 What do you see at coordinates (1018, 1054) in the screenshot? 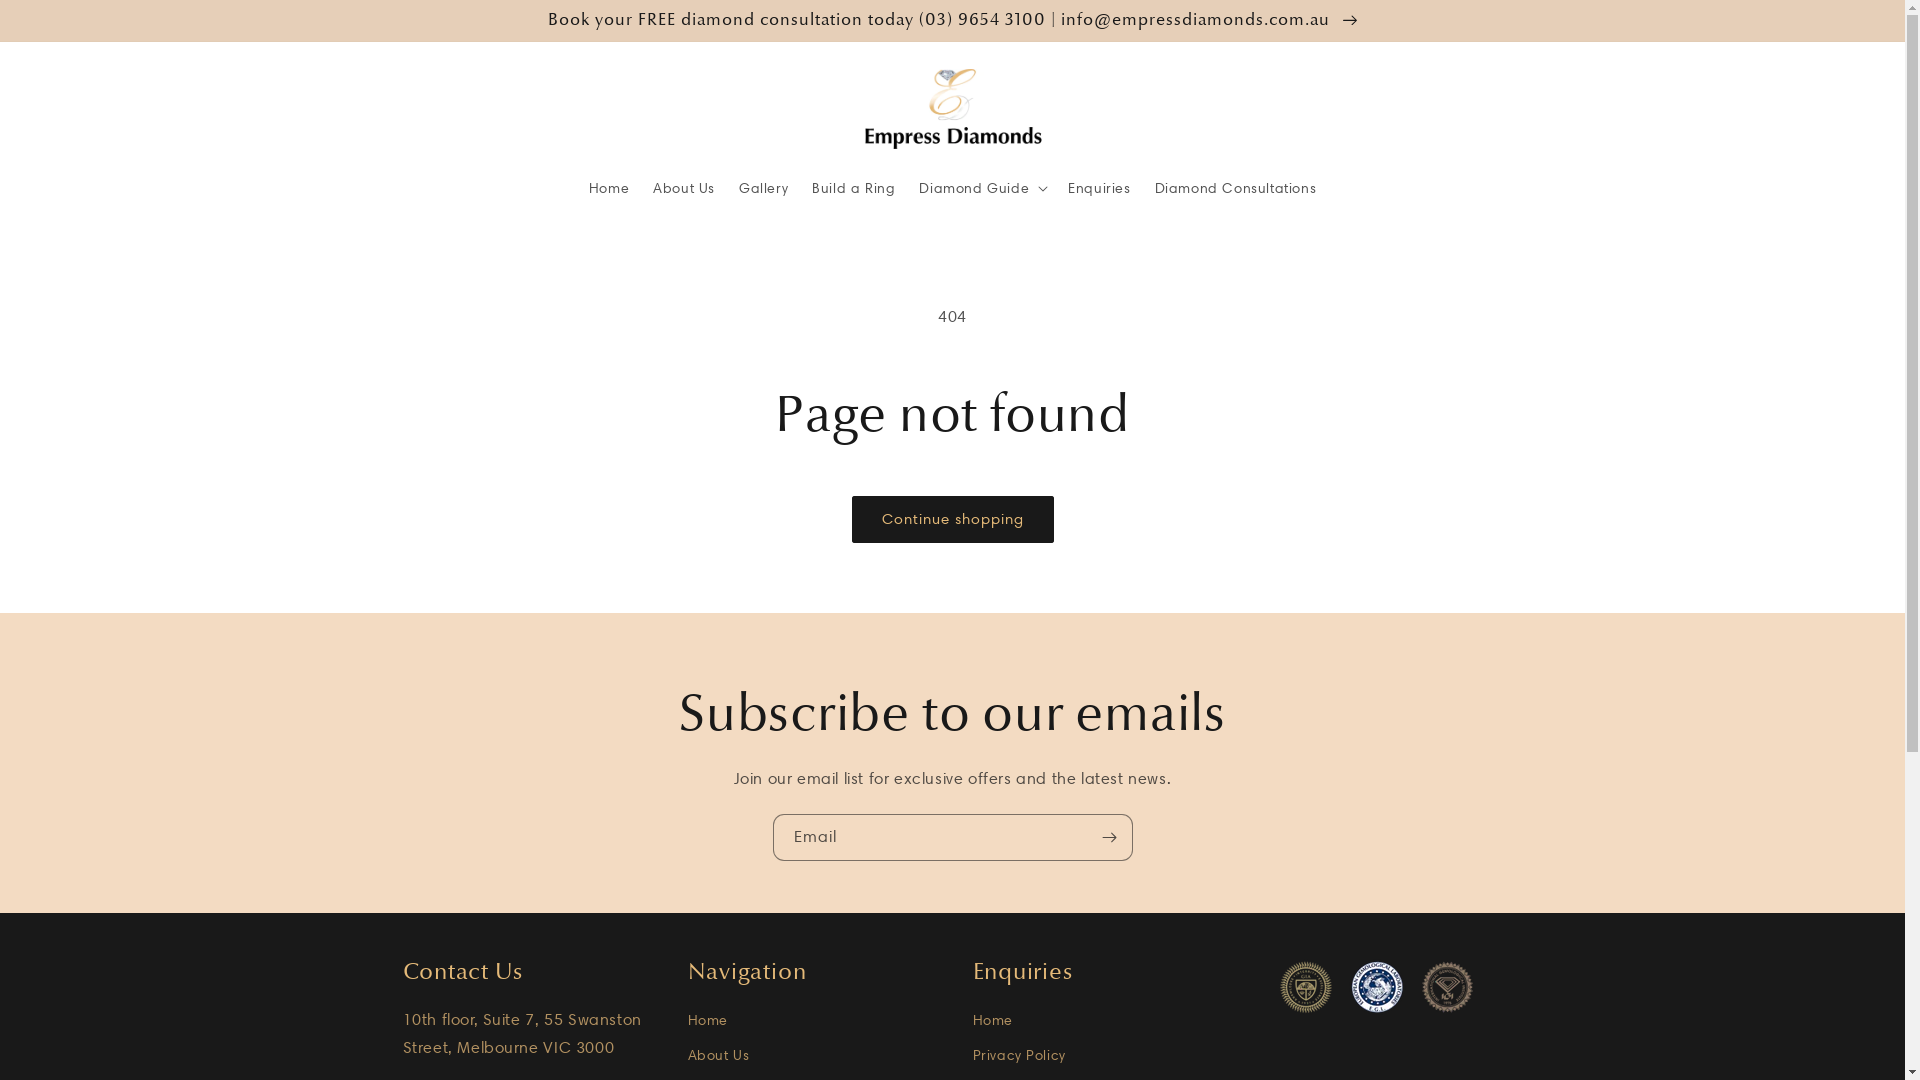
I see `'Privacy Policy'` at bounding box center [1018, 1054].